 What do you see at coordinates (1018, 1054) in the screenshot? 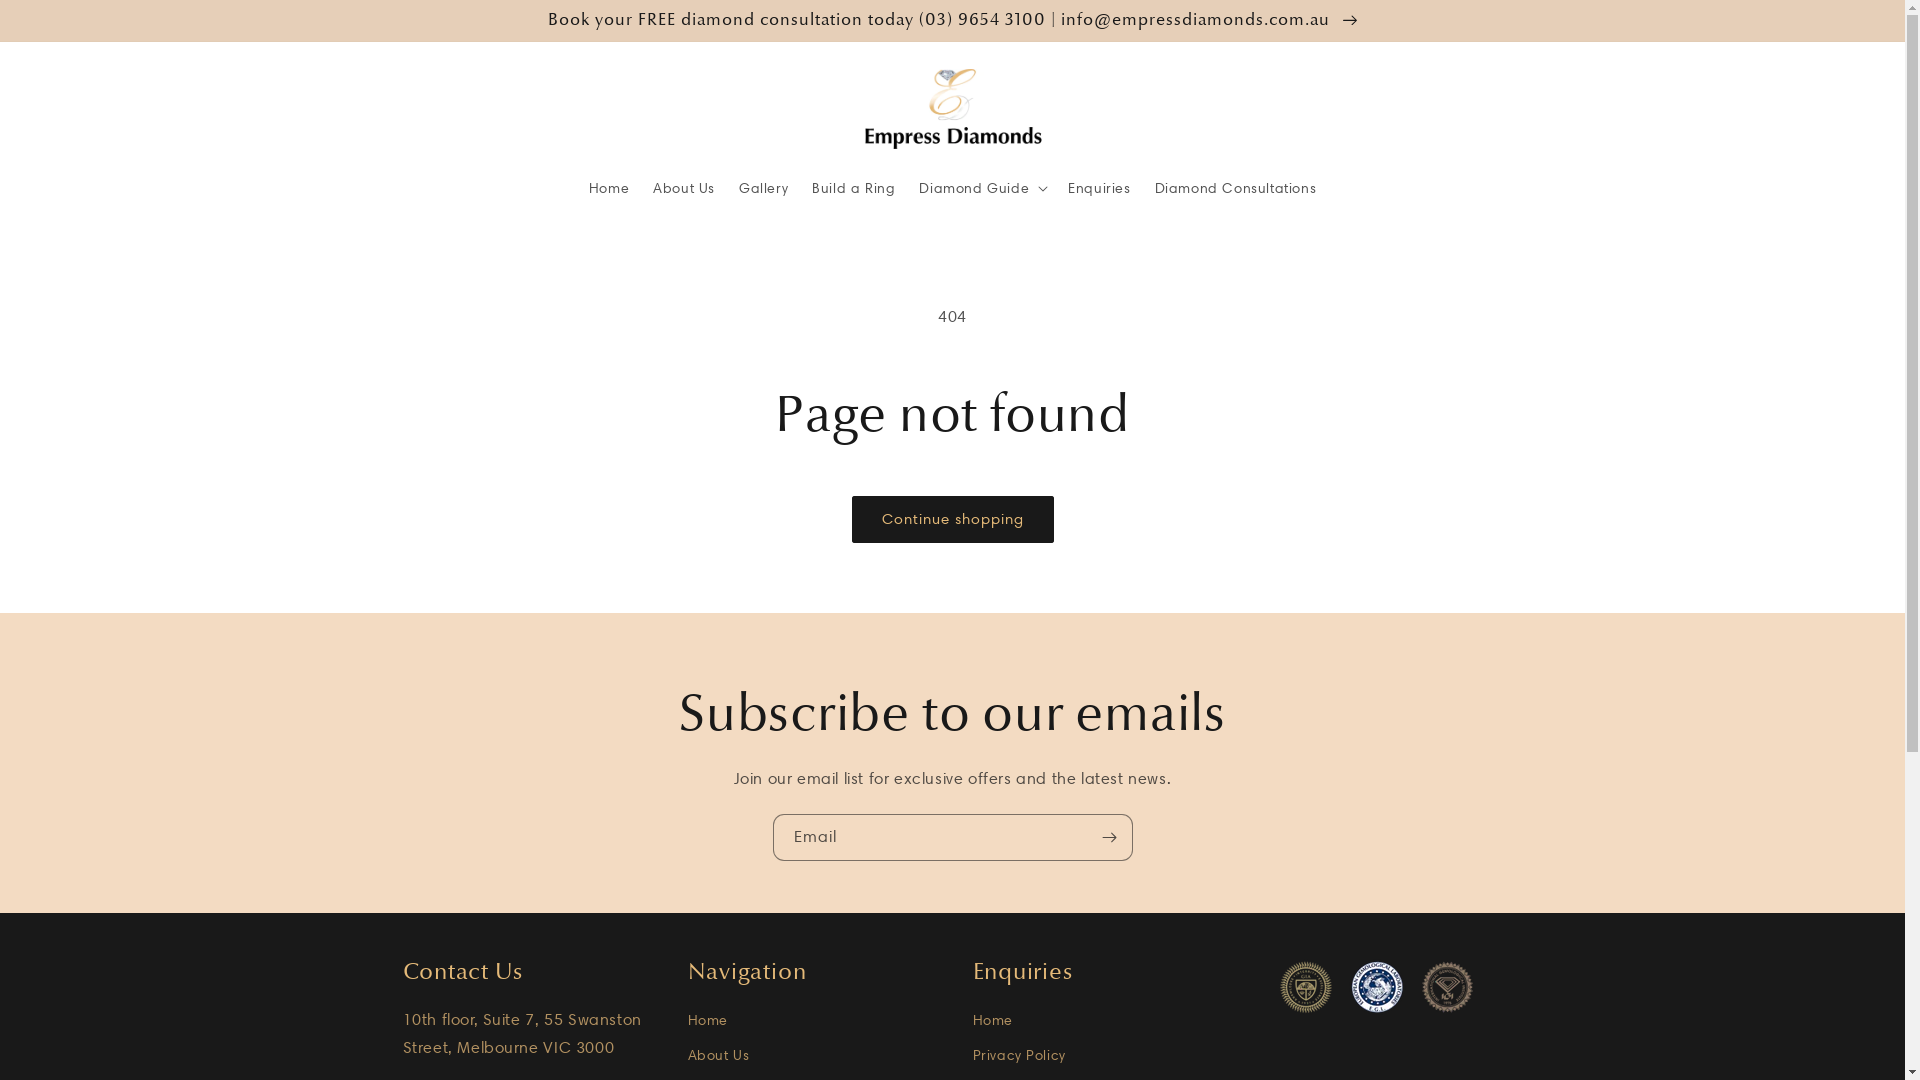
I see `'Privacy Policy'` at bounding box center [1018, 1054].